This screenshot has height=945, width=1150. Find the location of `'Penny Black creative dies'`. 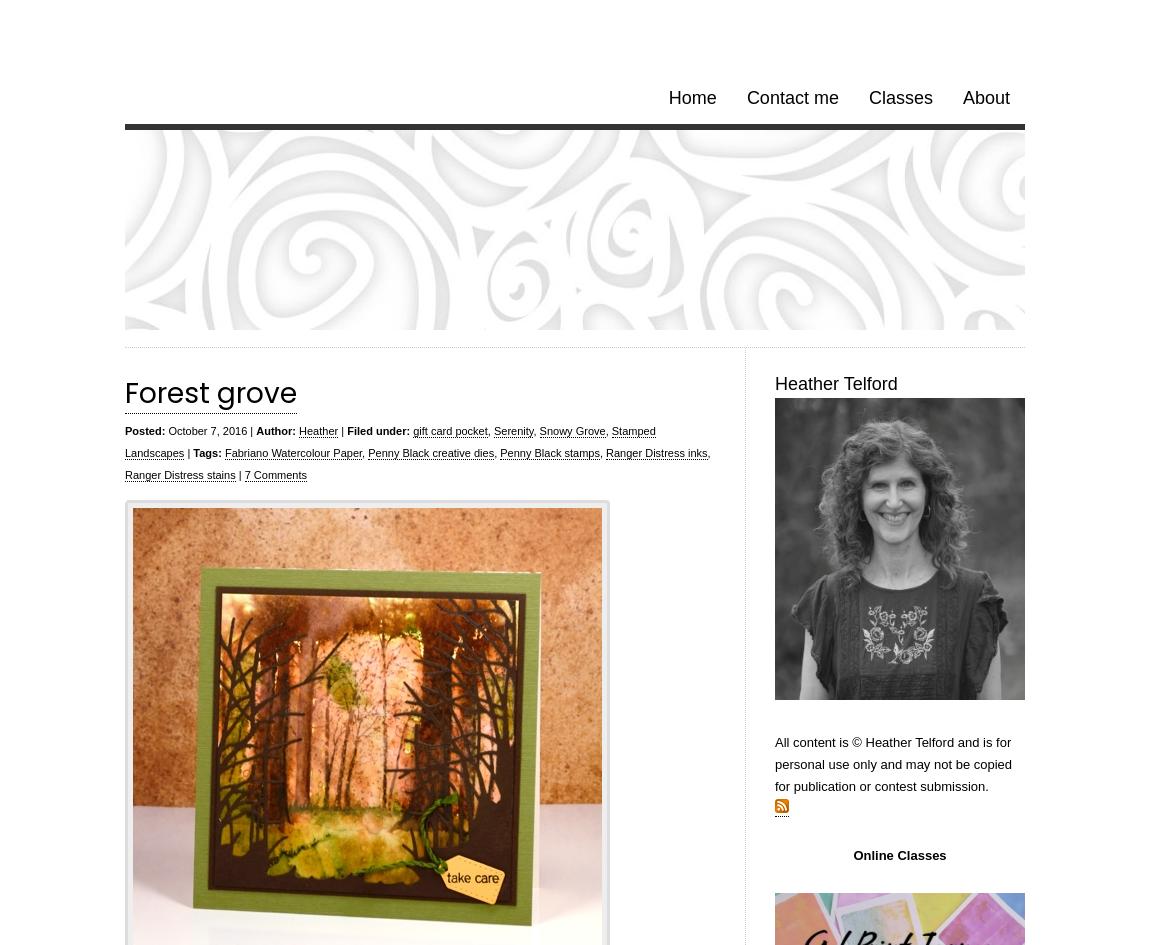

'Penny Black creative dies' is located at coordinates (368, 453).